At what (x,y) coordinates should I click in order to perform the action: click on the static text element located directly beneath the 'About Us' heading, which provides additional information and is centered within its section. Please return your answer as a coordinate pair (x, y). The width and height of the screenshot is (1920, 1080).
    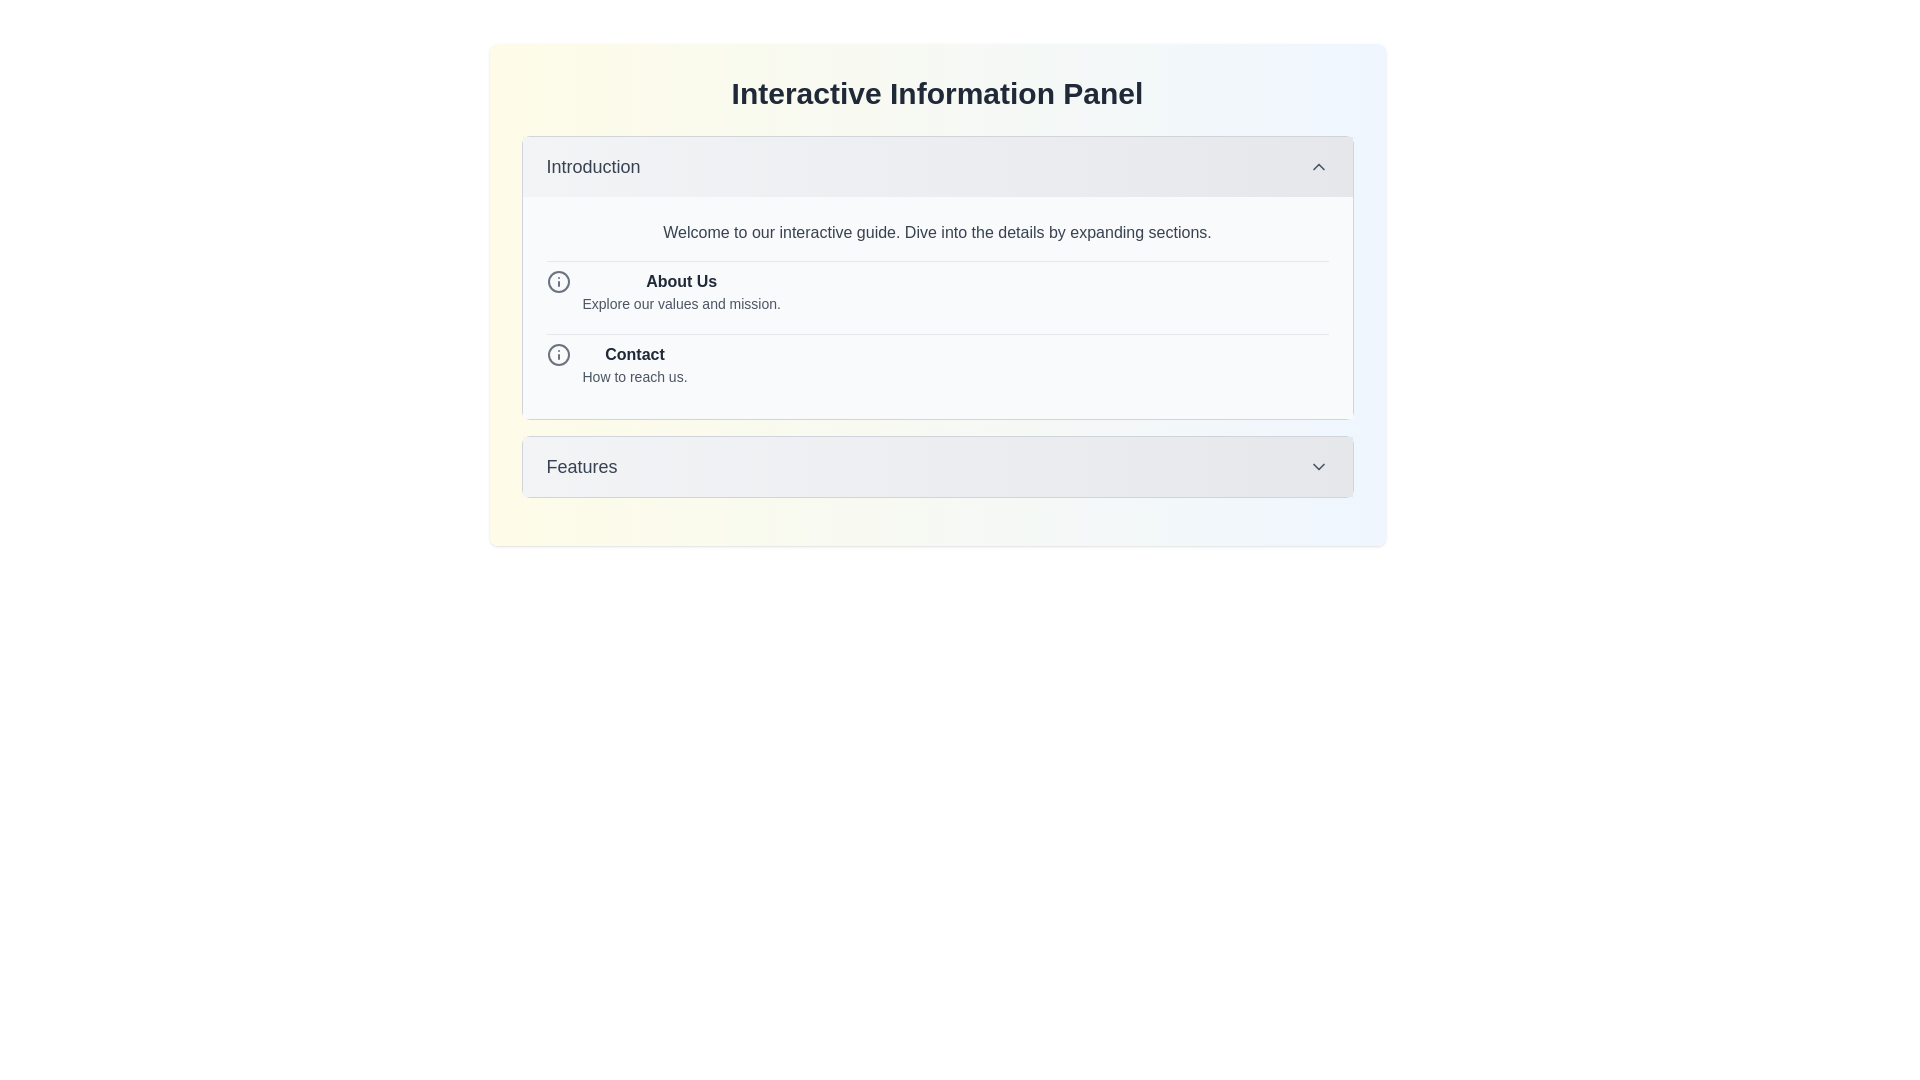
    Looking at the image, I should click on (681, 304).